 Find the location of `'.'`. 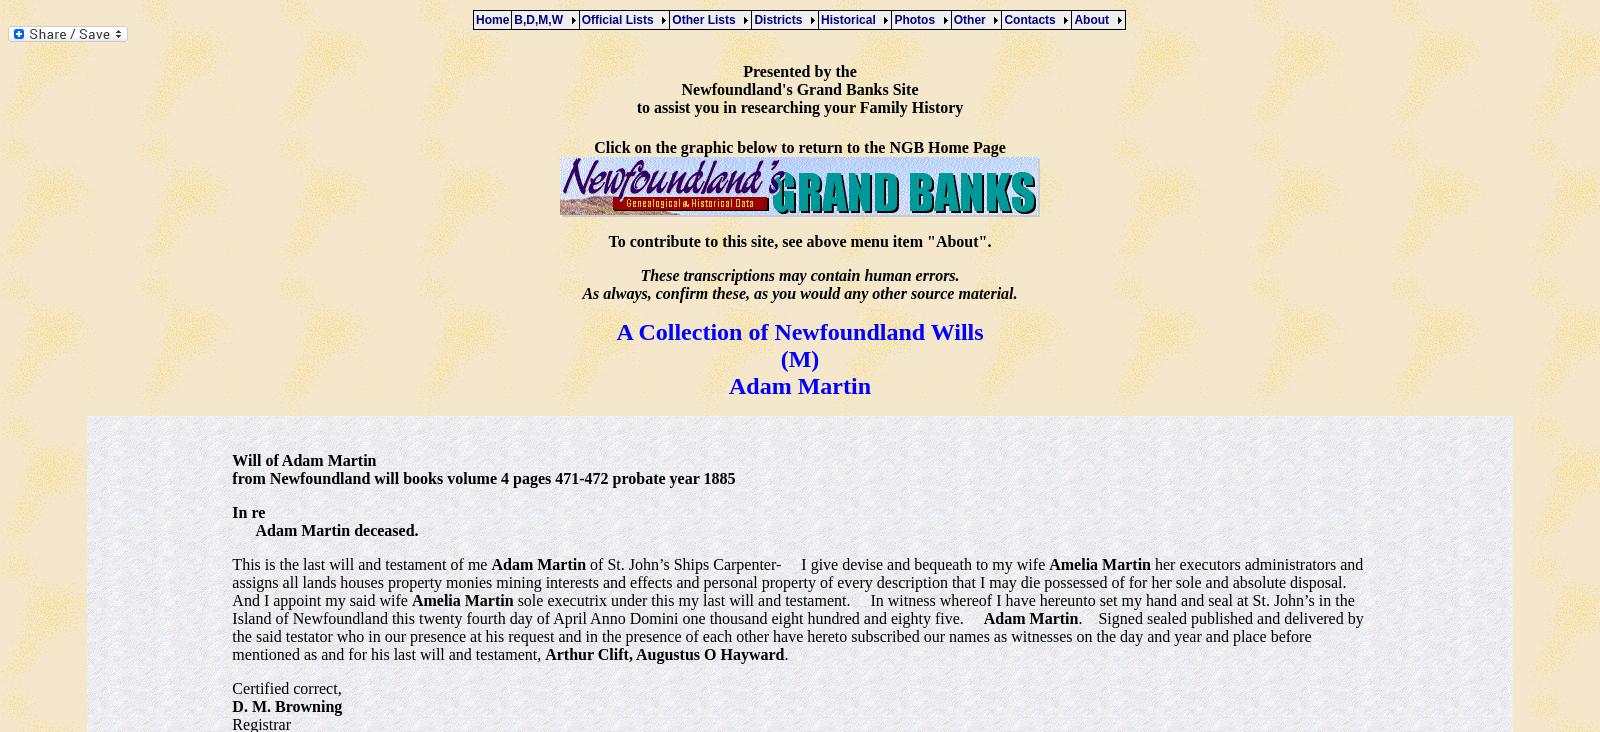

'.' is located at coordinates (784, 653).